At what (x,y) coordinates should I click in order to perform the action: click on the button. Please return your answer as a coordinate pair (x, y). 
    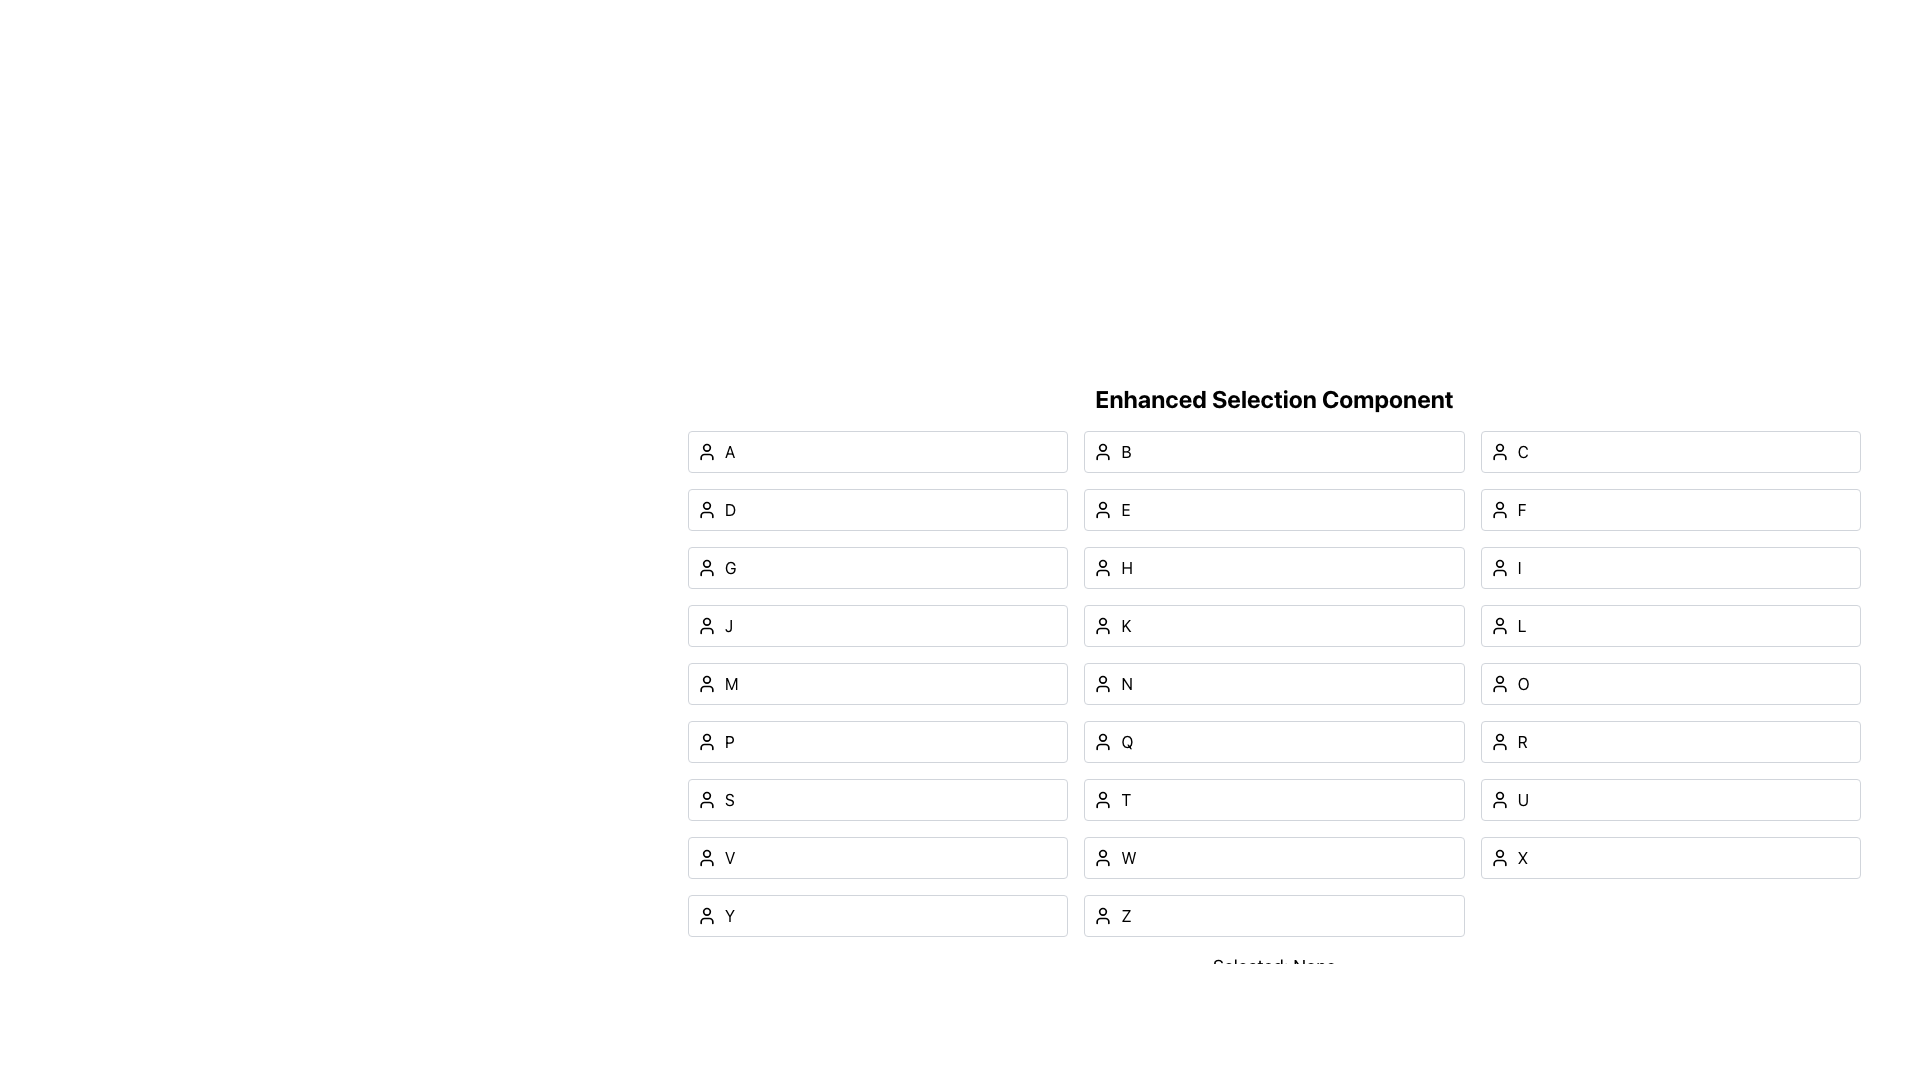
    Looking at the image, I should click on (1670, 624).